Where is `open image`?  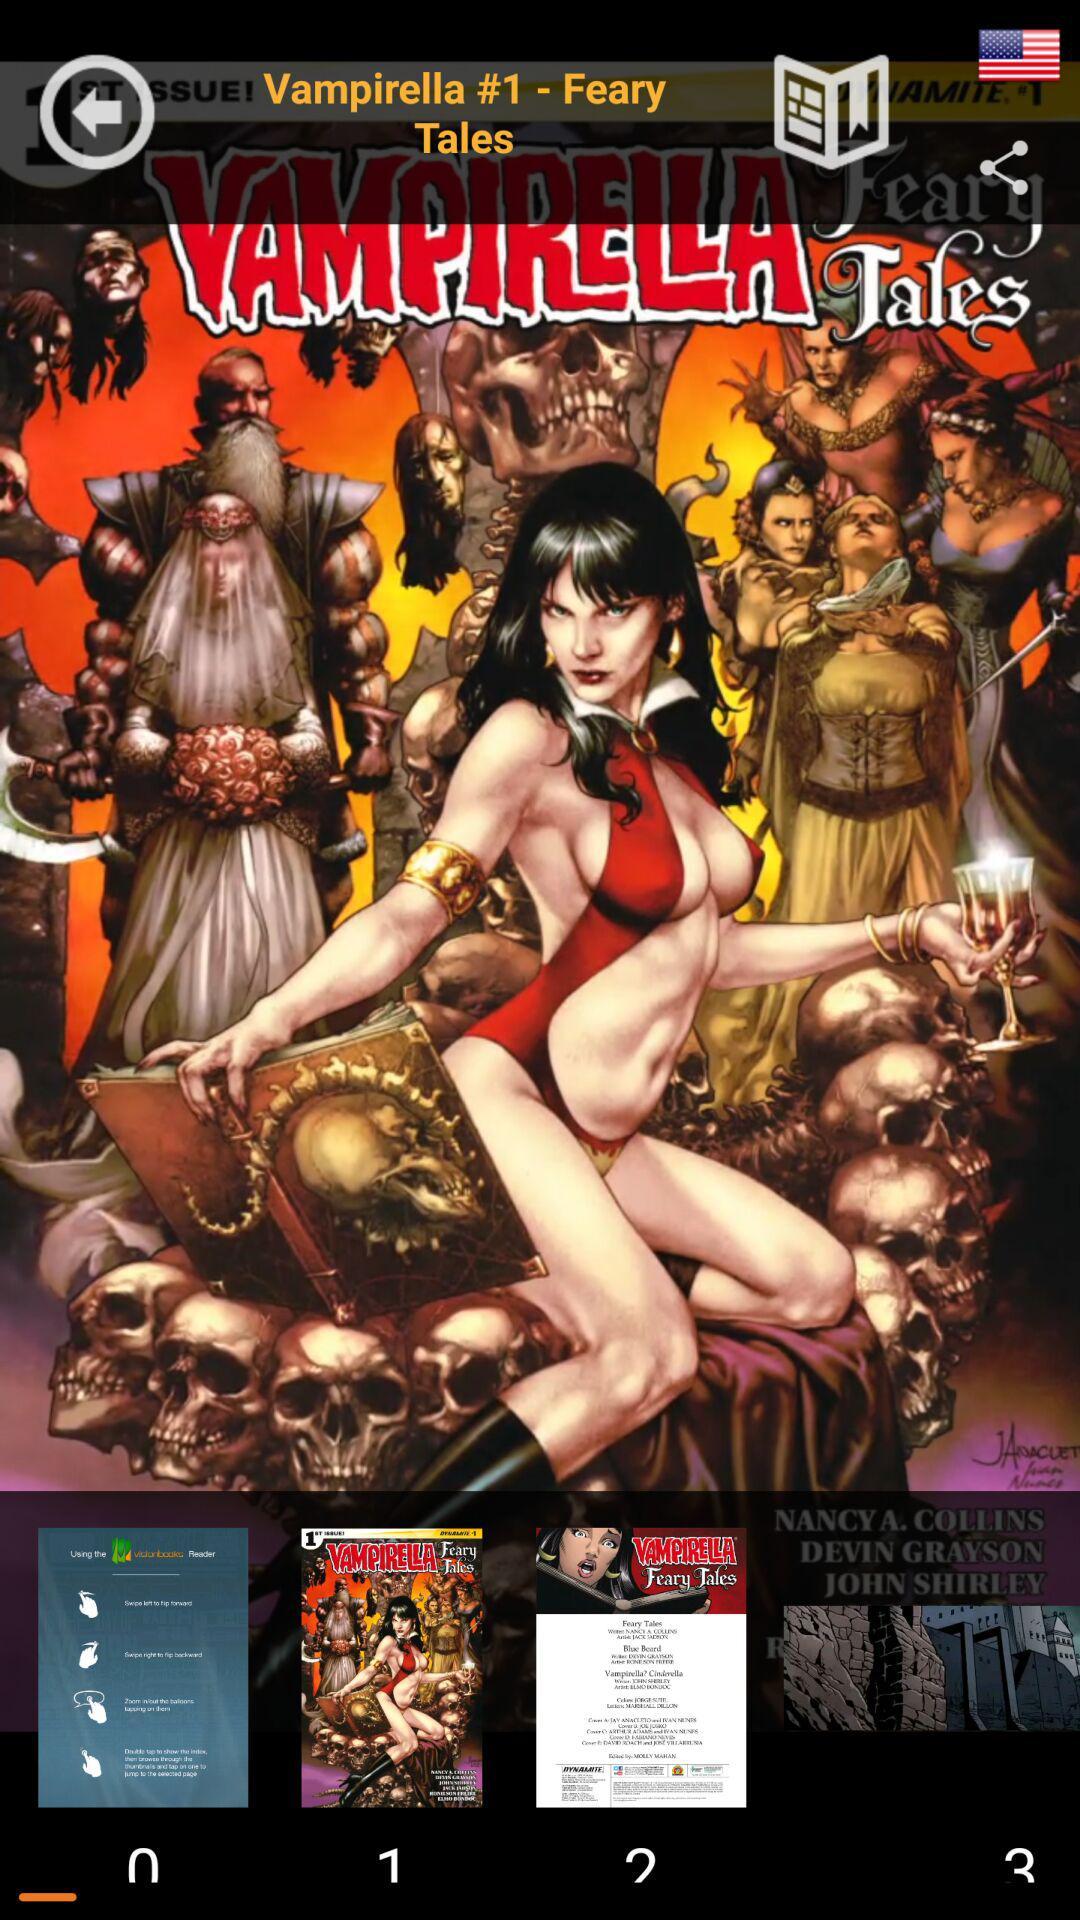 open image is located at coordinates (641, 1667).